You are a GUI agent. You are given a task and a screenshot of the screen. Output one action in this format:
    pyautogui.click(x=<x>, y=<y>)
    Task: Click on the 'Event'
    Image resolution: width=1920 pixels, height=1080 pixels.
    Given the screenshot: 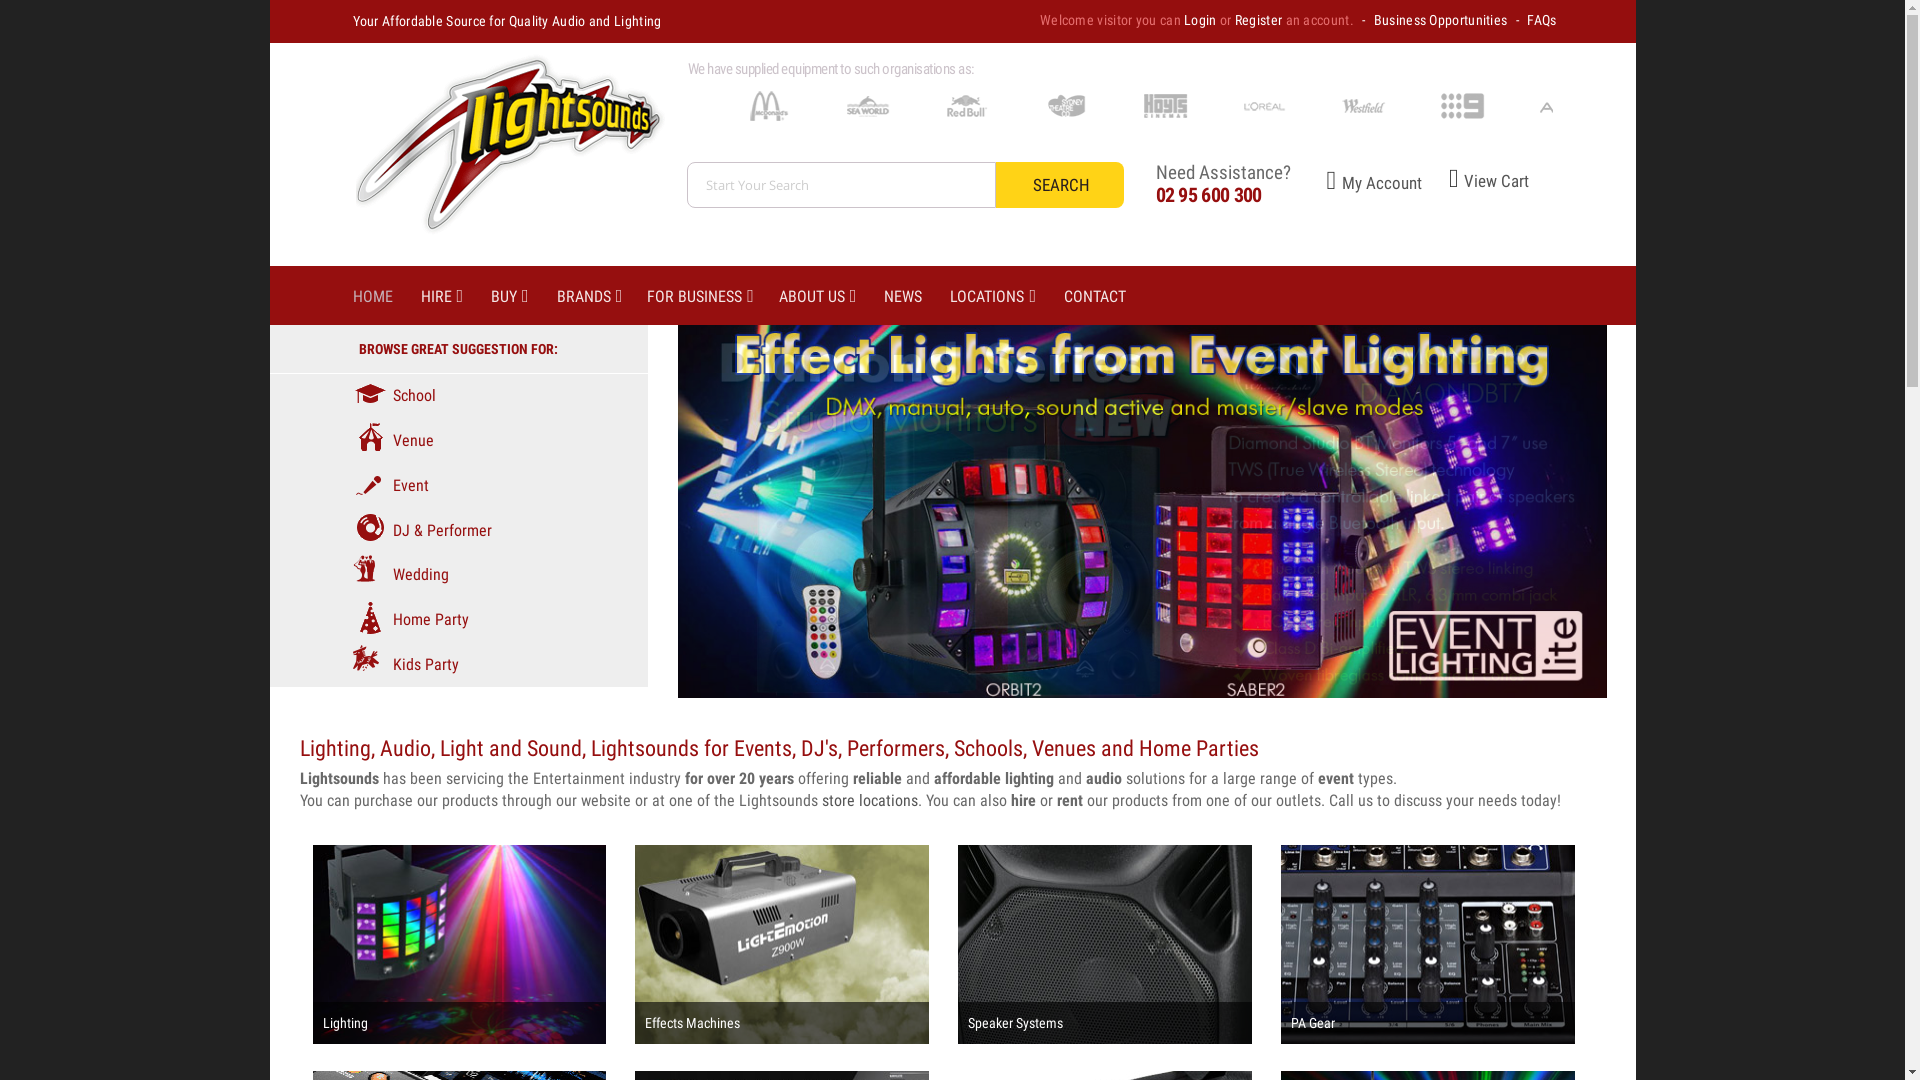 What is the action you would take?
    pyautogui.click(x=351, y=485)
    